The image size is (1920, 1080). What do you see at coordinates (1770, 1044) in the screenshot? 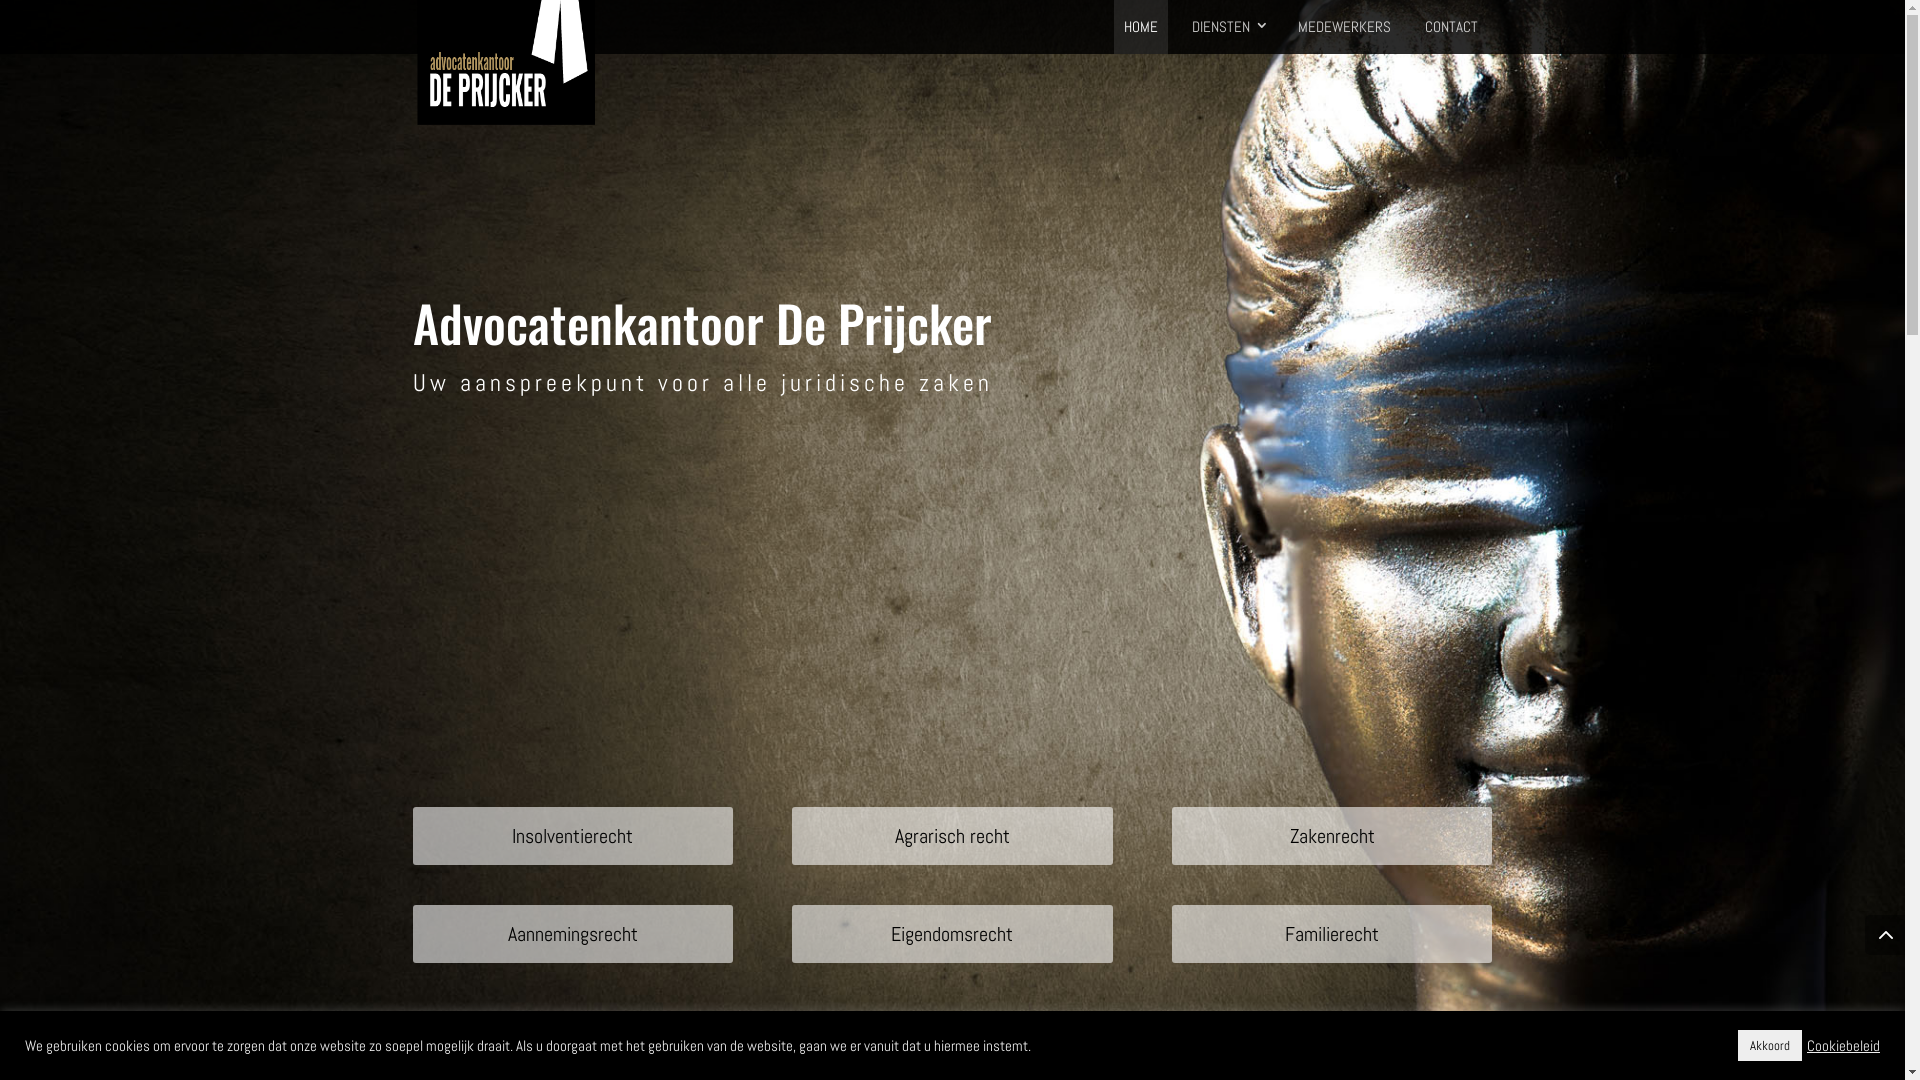
I see `'Akkoord'` at bounding box center [1770, 1044].